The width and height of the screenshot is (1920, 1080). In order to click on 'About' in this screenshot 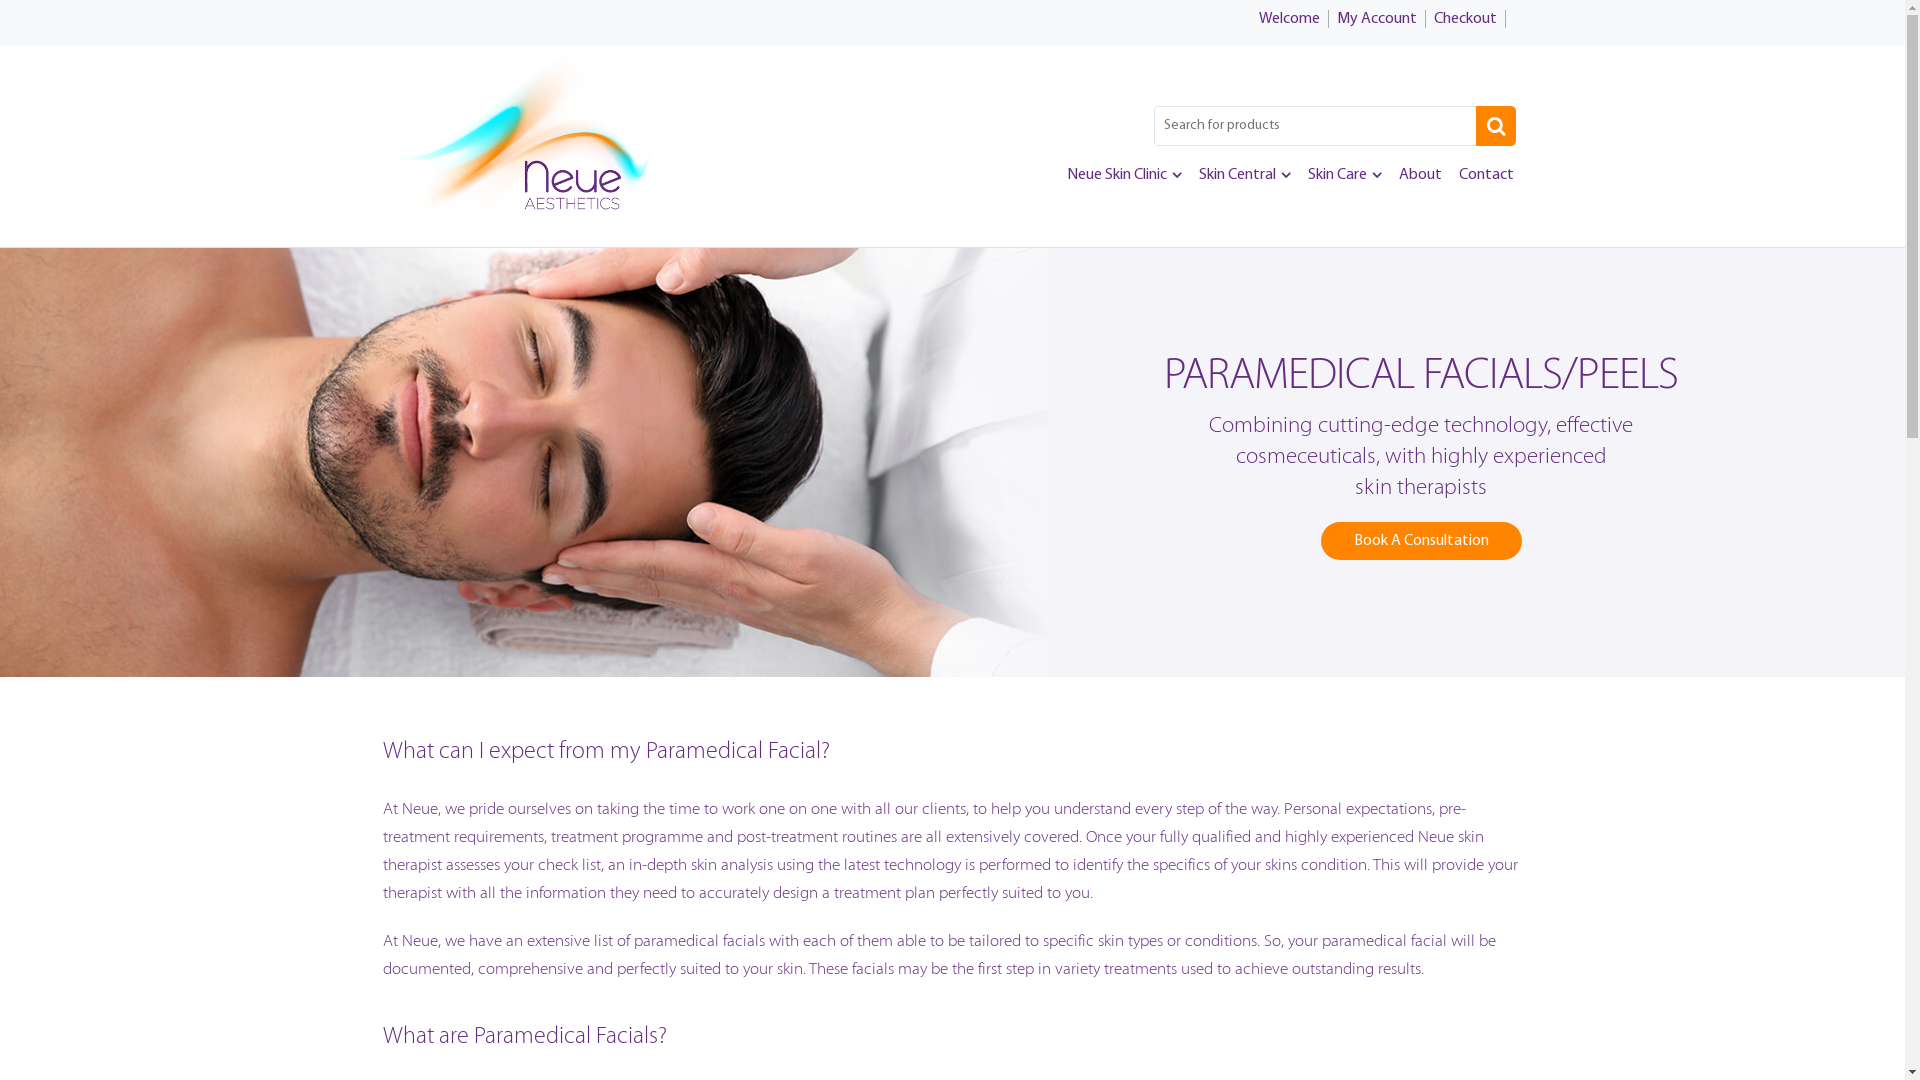, I will do `click(1418, 173)`.